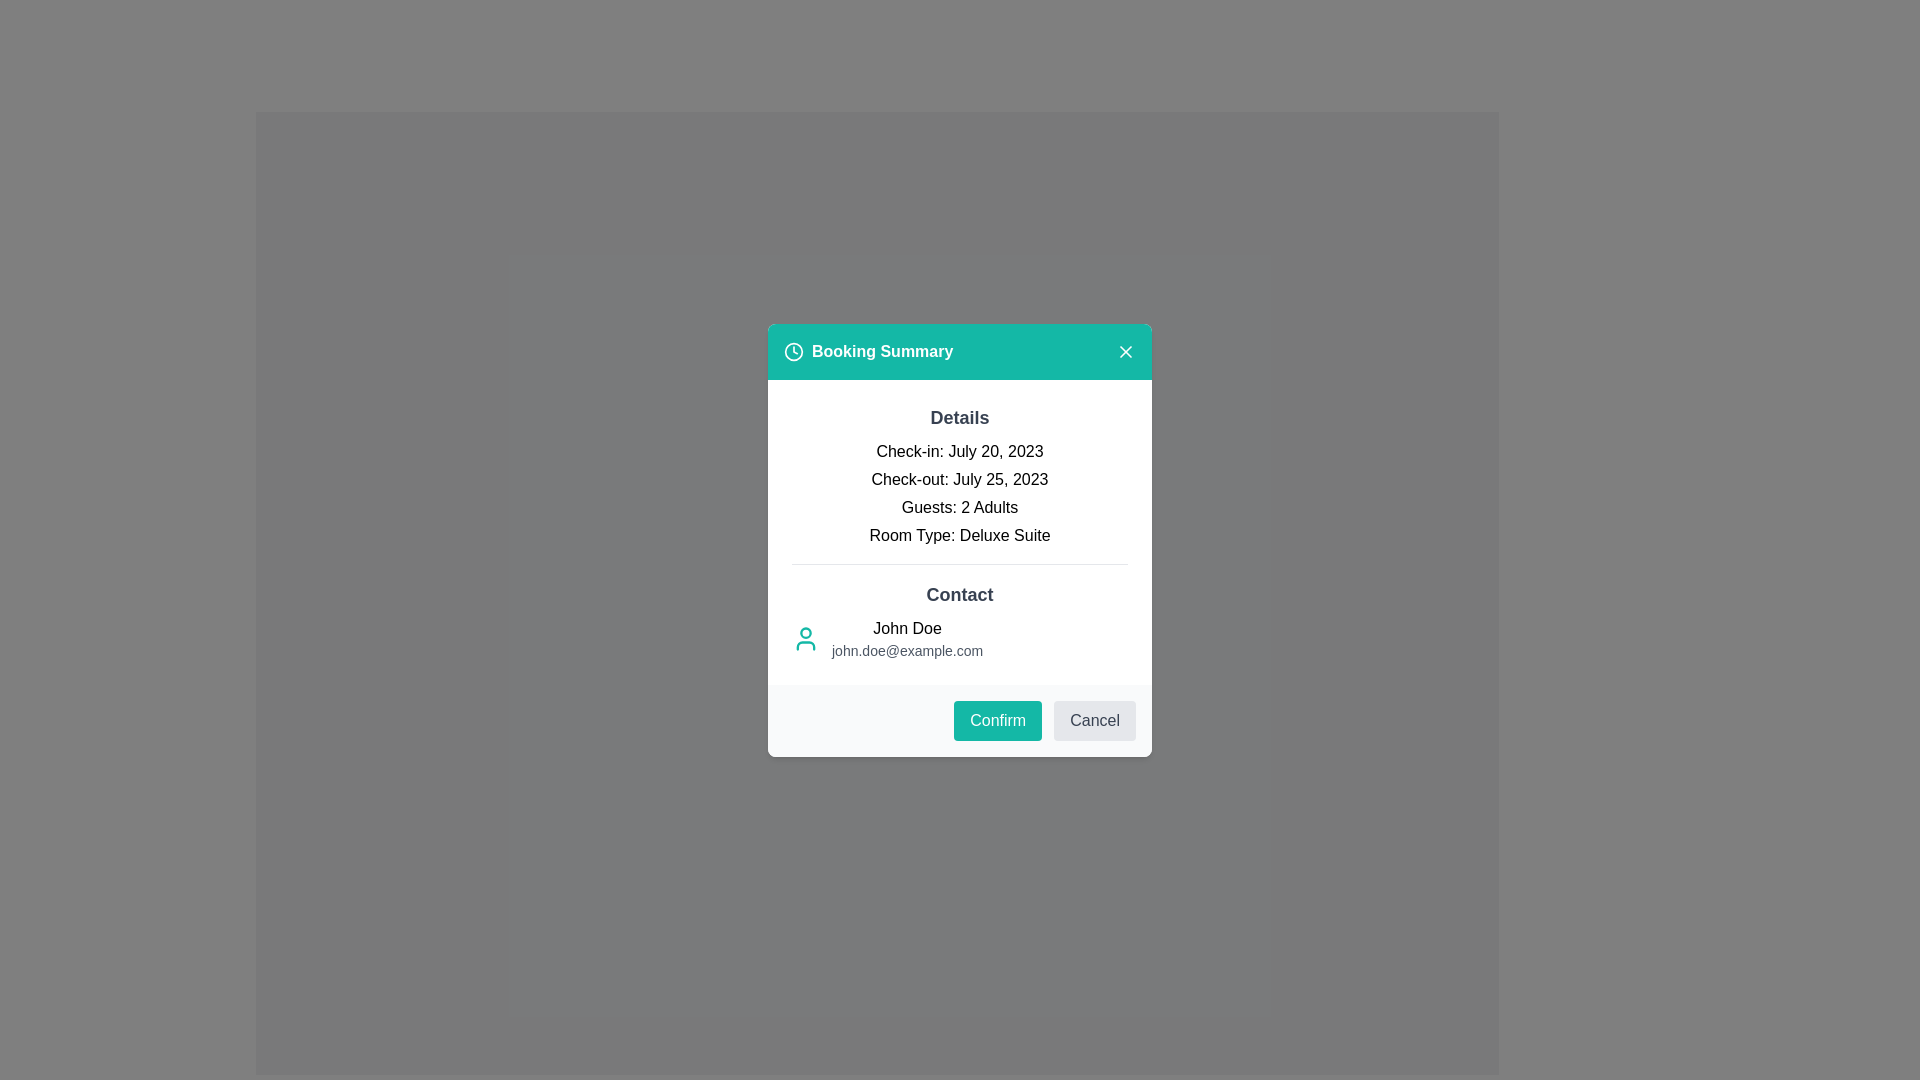  Describe the element at coordinates (906, 650) in the screenshot. I see `the text element displaying the email address 'john.doe@example.com' located underneath the bold name 'John Doe' in the 'Contact' section of the booking summary` at that location.